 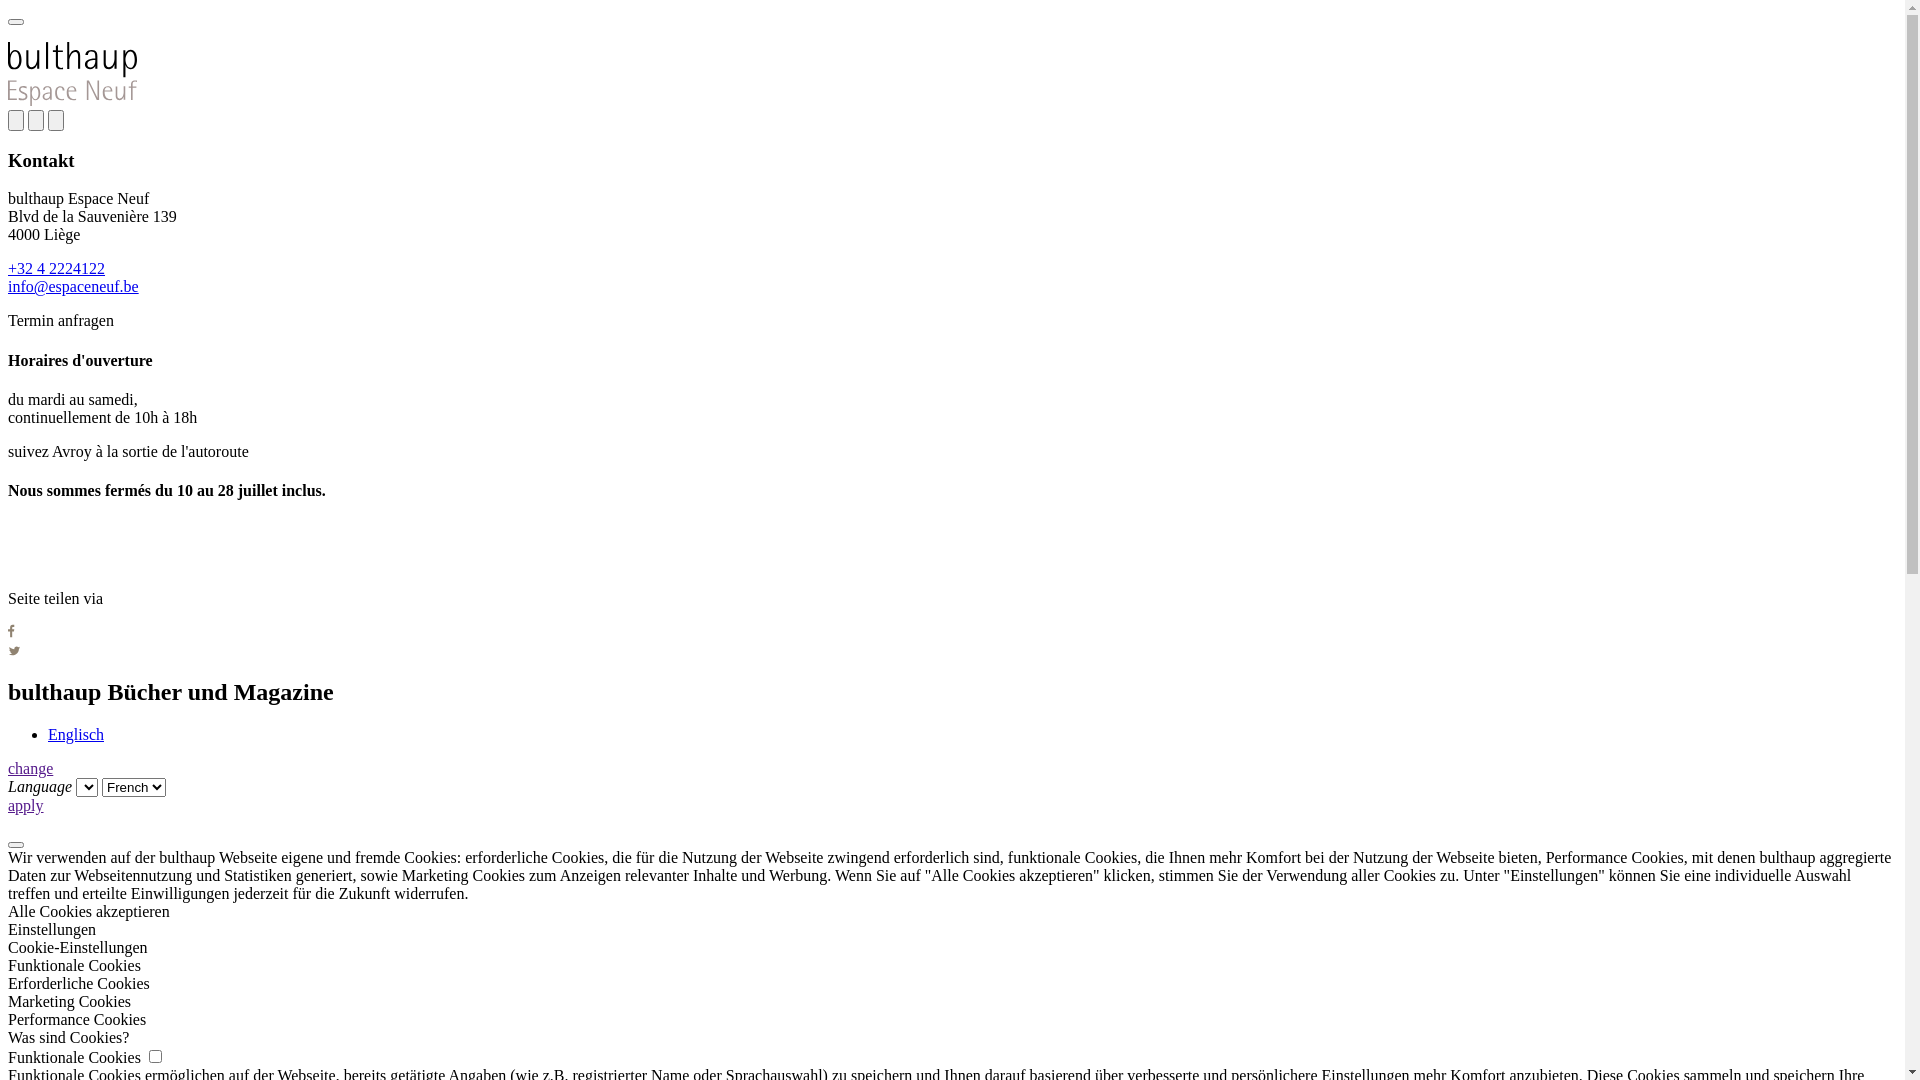 I want to click on 'Was sind Cookies?', so click(x=951, y=1036).